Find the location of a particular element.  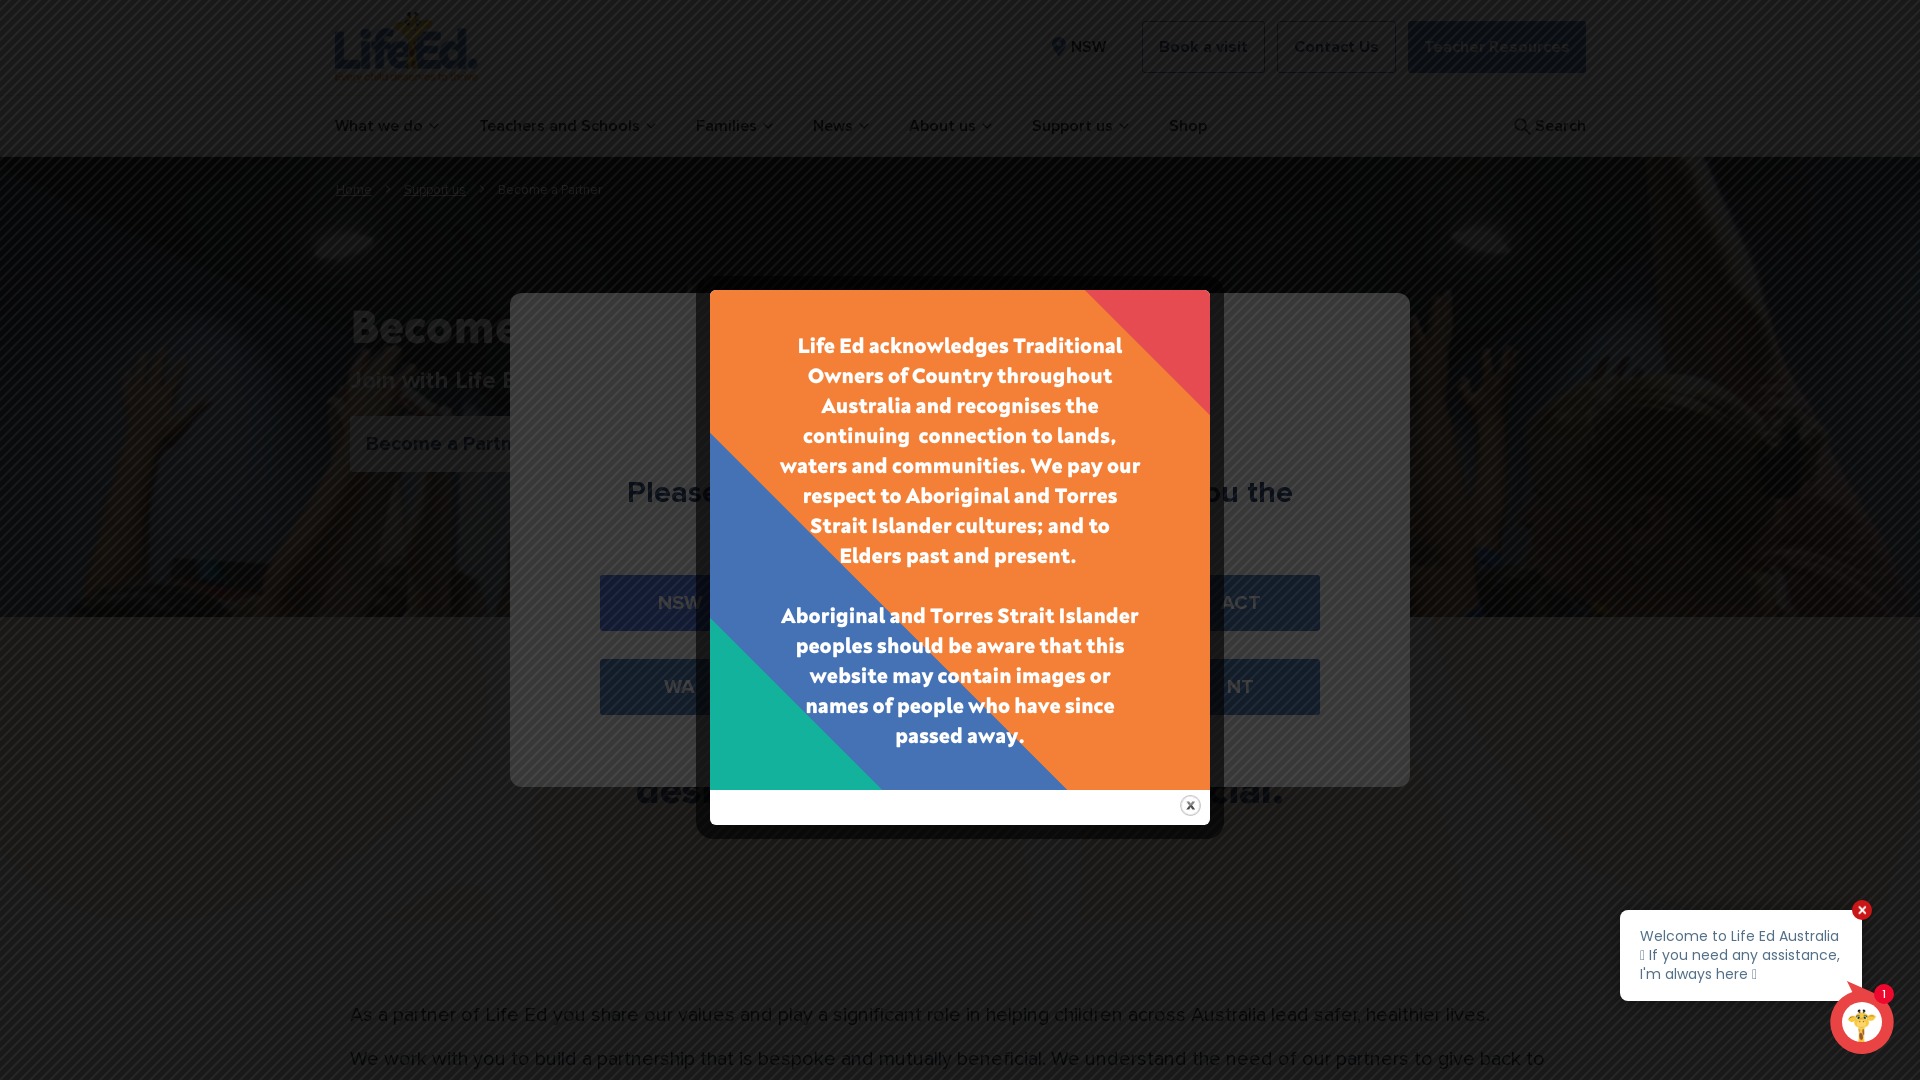

'NSW' is located at coordinates (1074, 45).